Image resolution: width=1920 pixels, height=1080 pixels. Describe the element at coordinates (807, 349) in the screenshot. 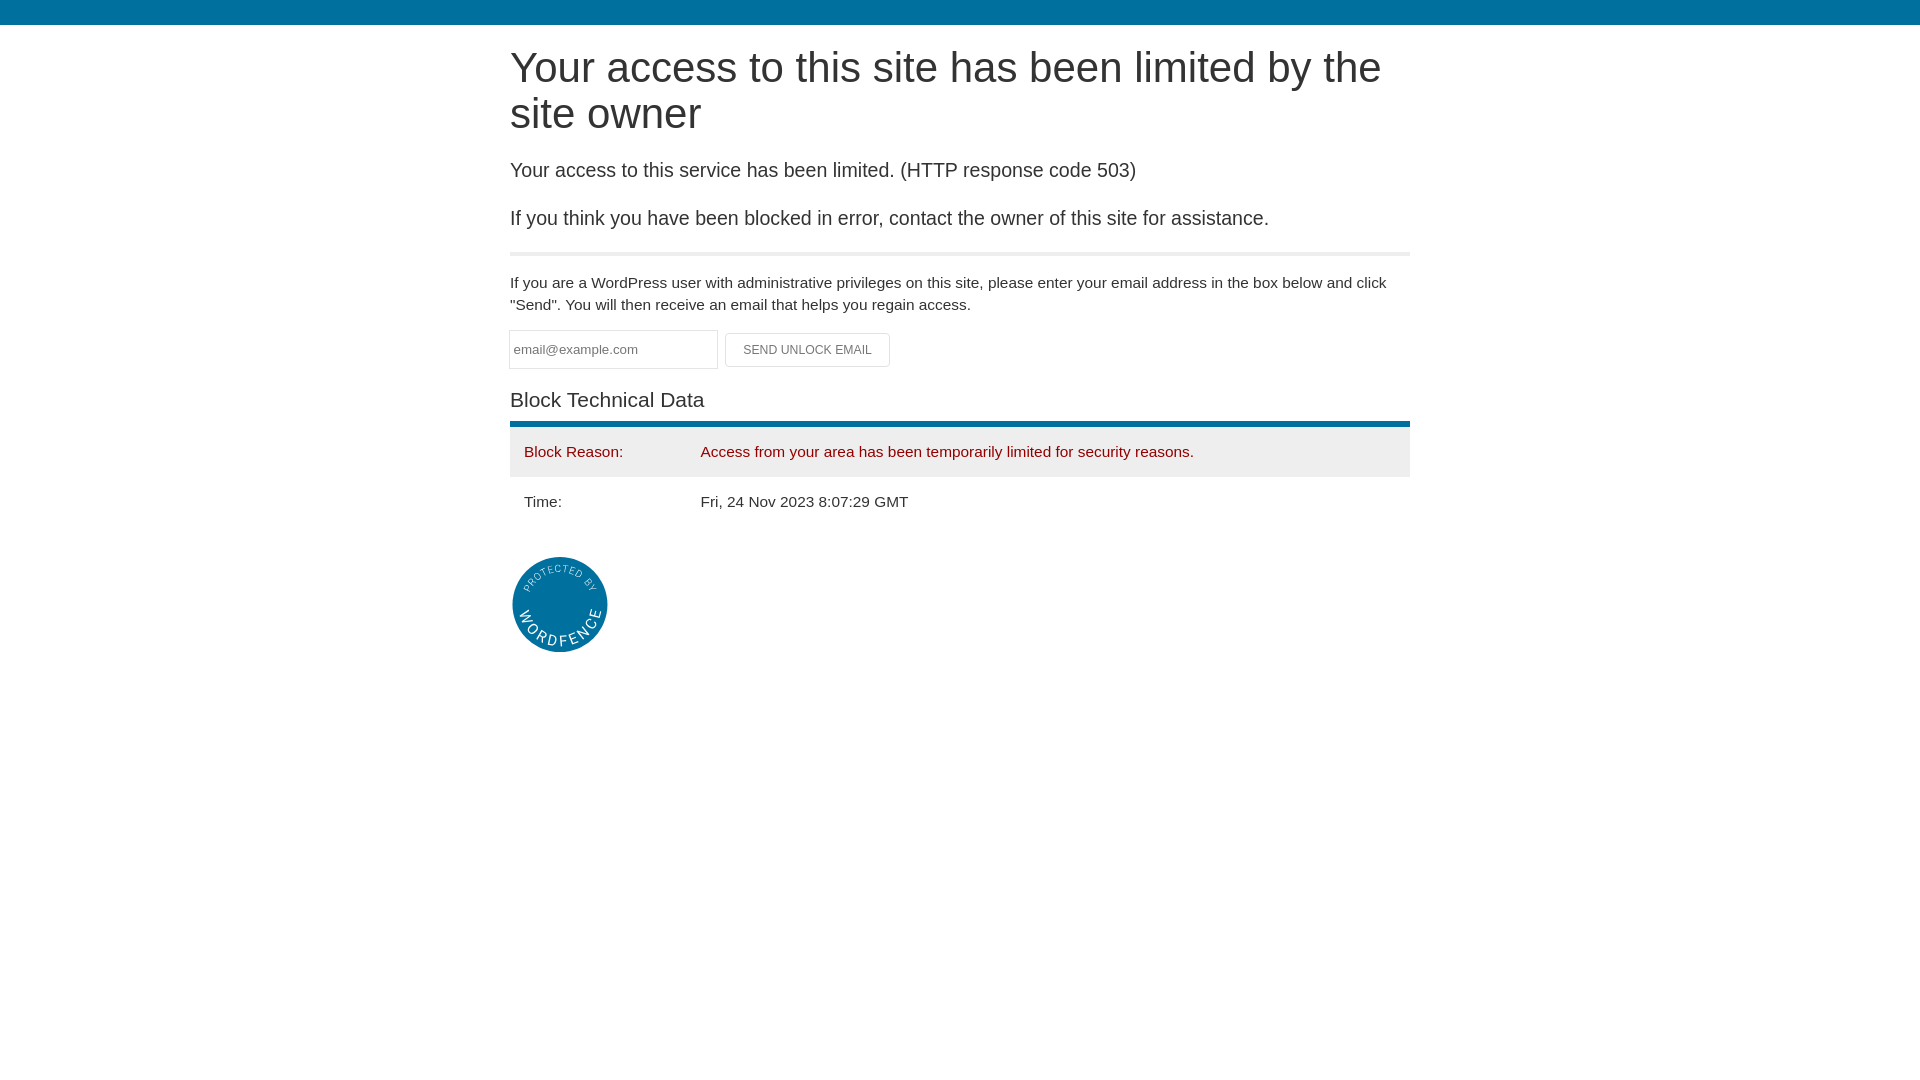

I see `'Send Unlock Email'` at that location.